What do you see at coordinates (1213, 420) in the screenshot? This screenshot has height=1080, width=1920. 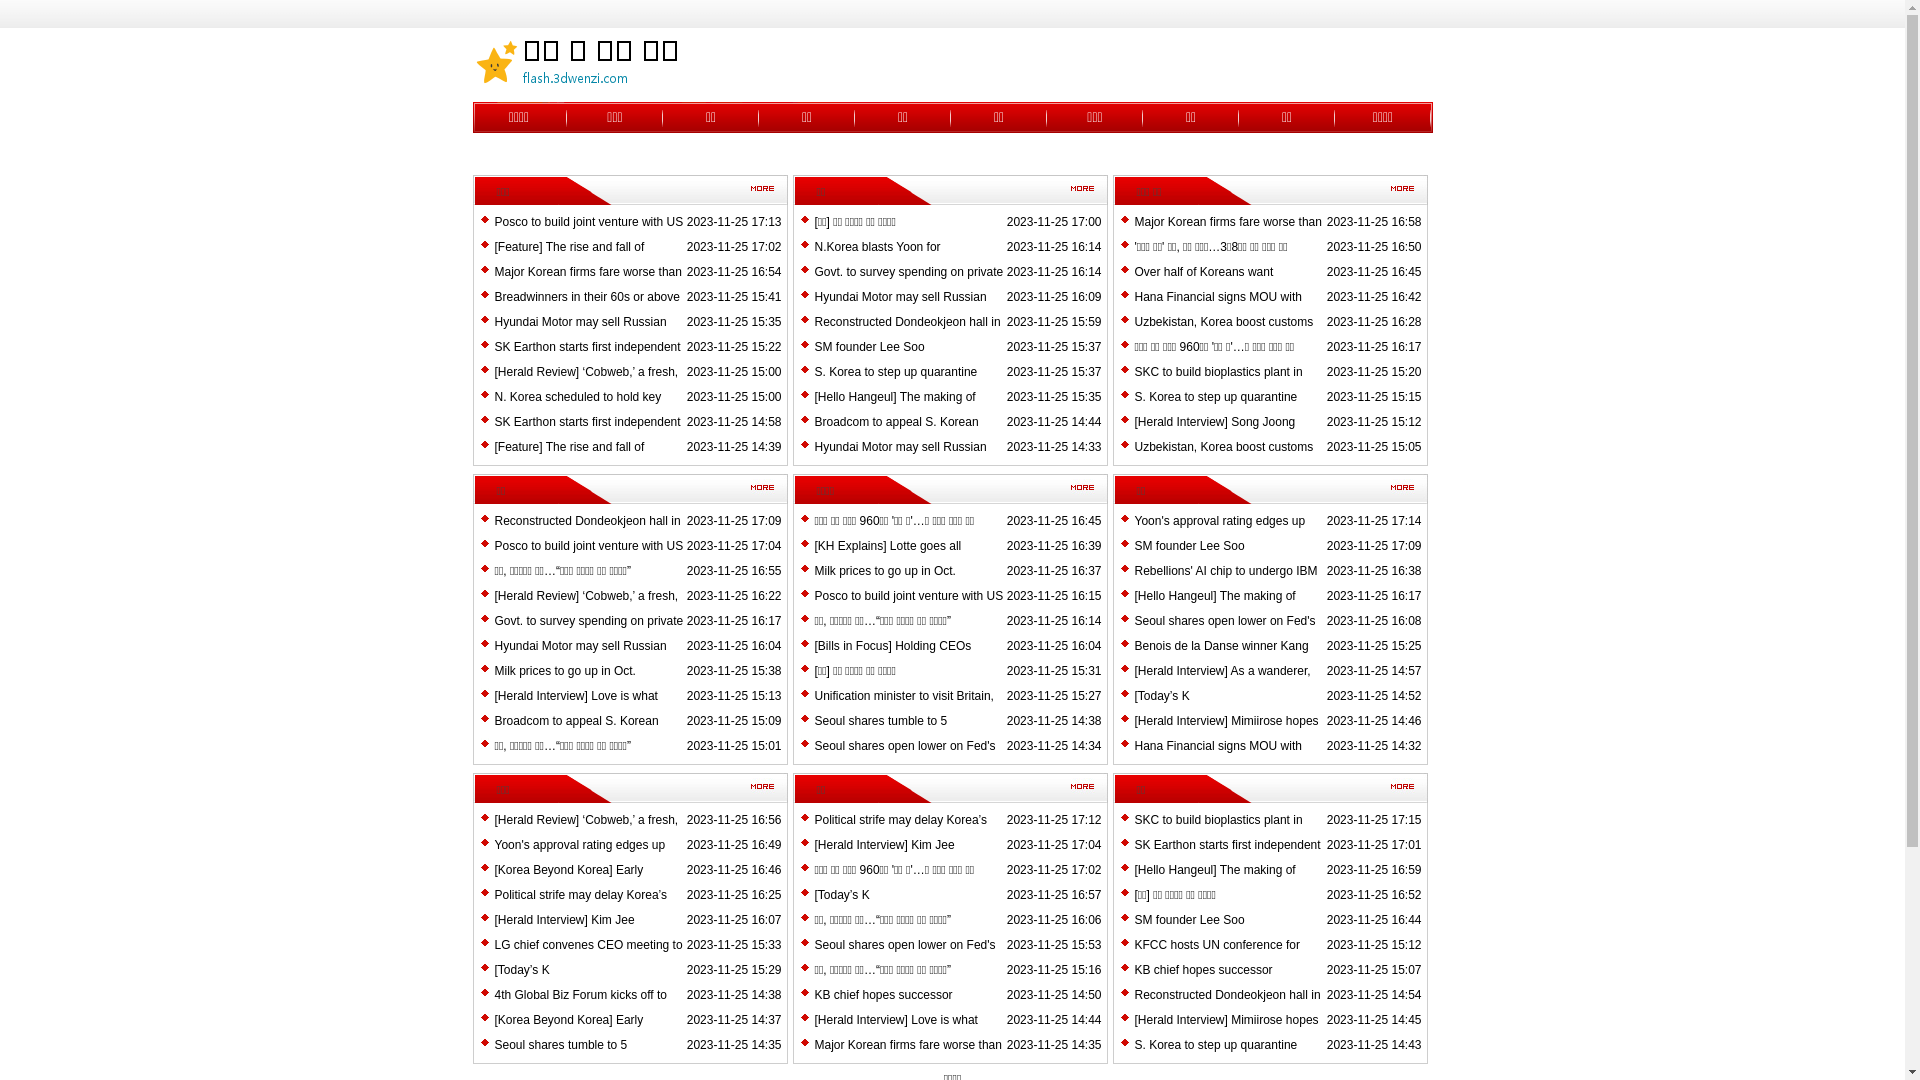 I see `'[Herald Interview] Song Joong'` at bounding box center [1213, 420].